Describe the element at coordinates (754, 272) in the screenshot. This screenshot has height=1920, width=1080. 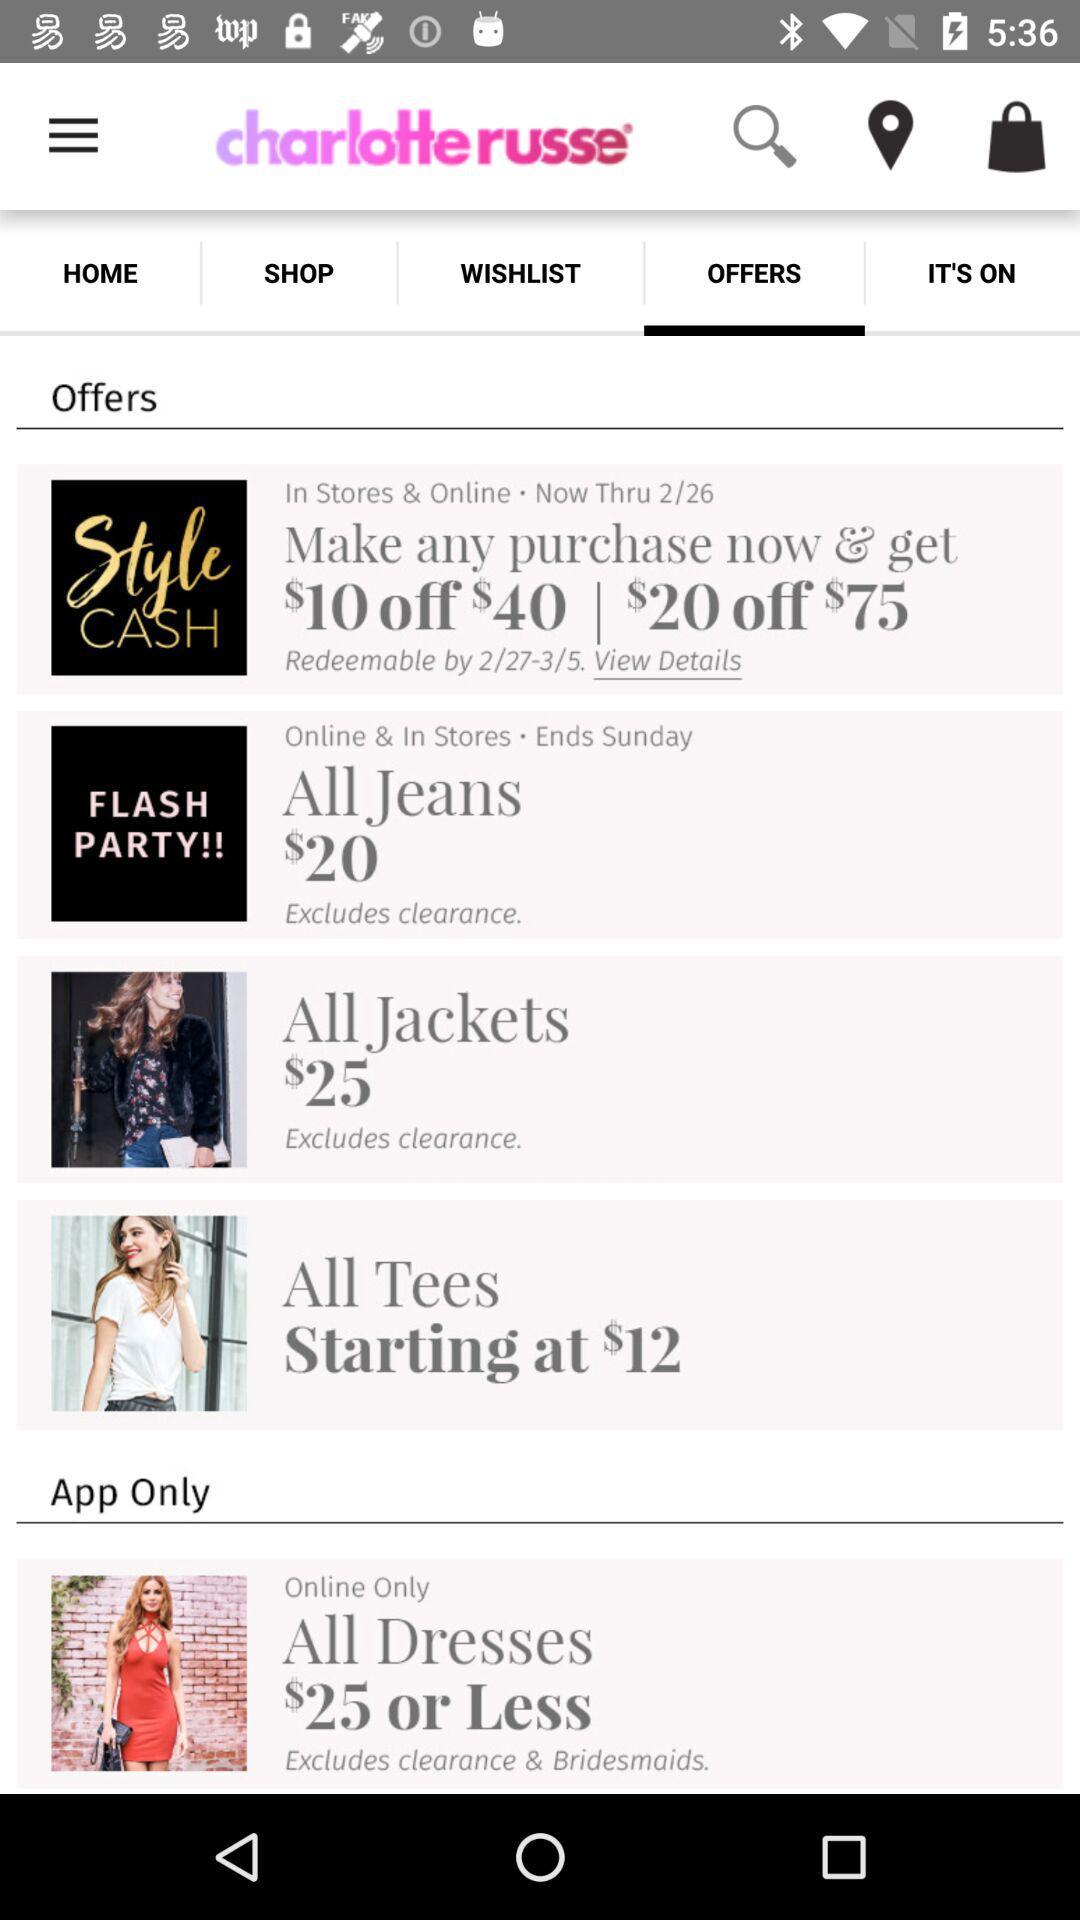
I see `the offers` at that location.